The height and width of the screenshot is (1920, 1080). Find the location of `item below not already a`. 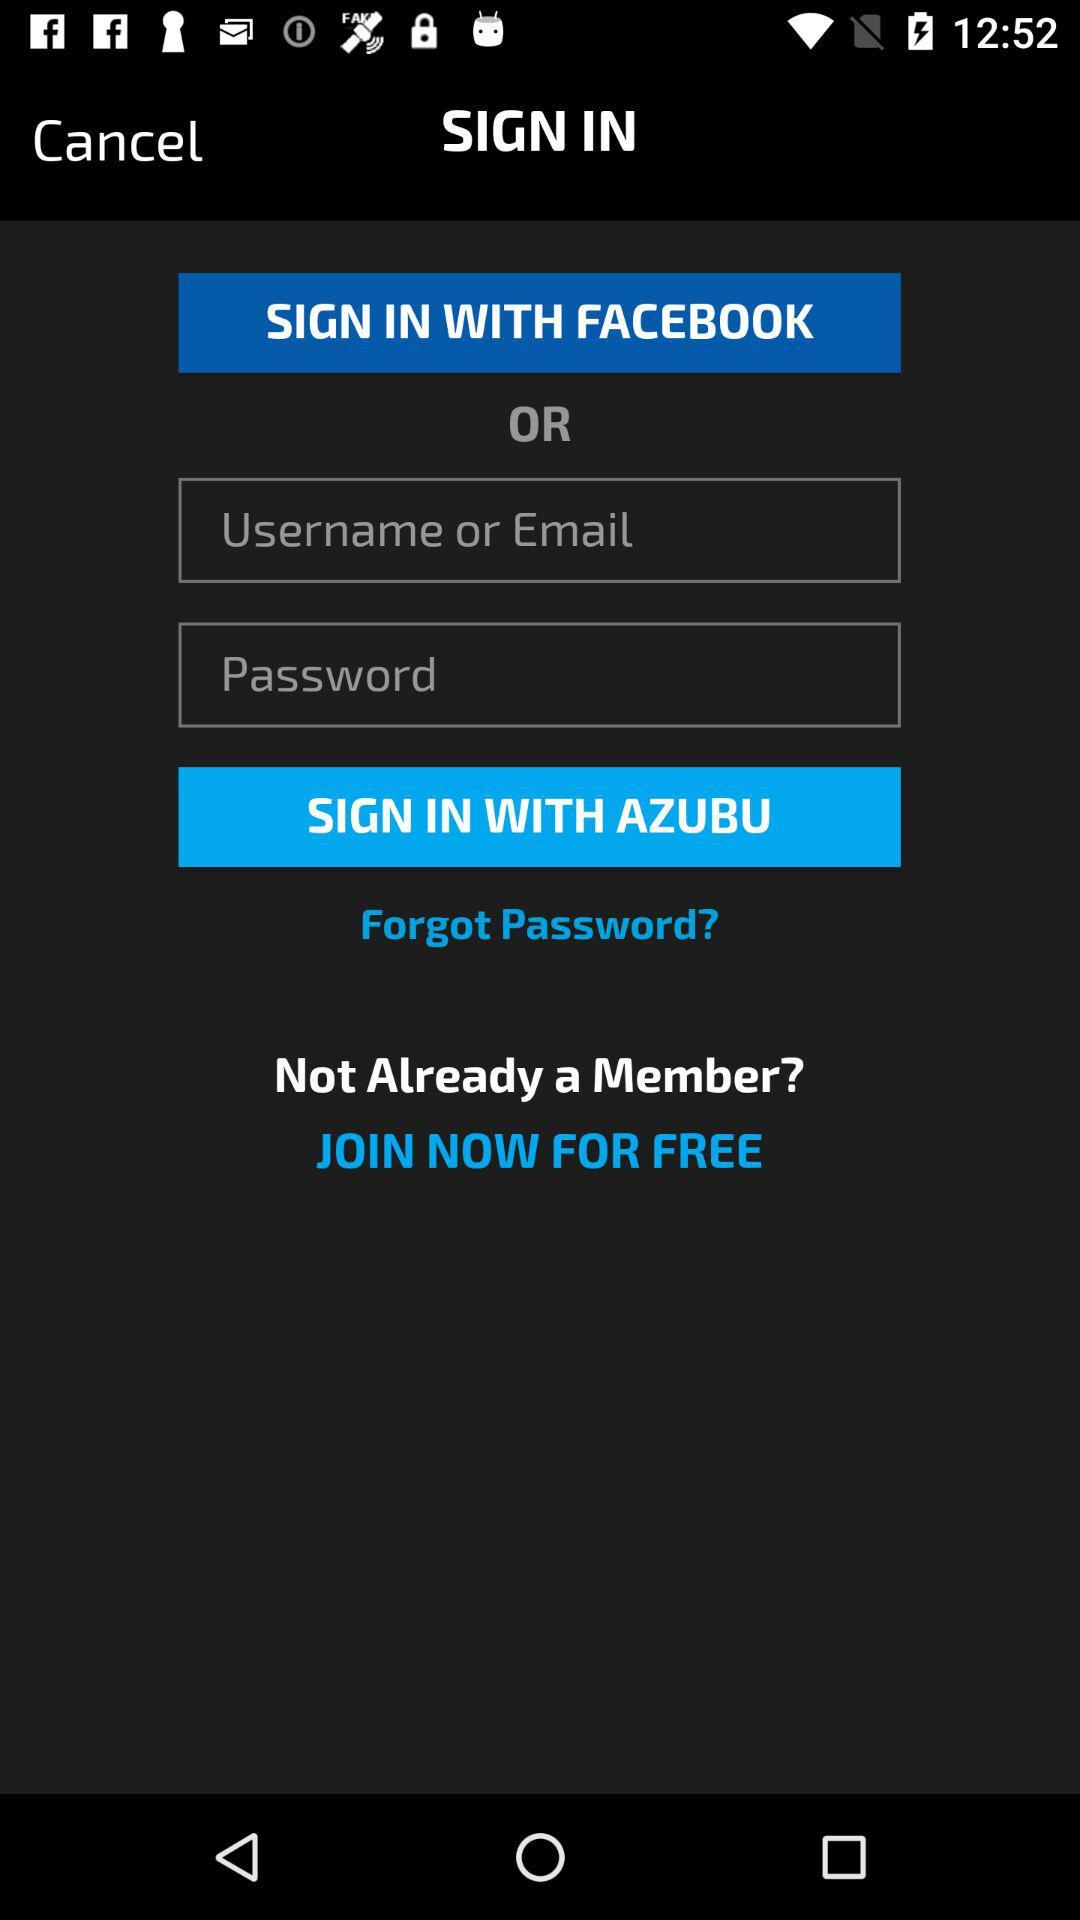

item below not already a is located at coordinates (538, 1163).